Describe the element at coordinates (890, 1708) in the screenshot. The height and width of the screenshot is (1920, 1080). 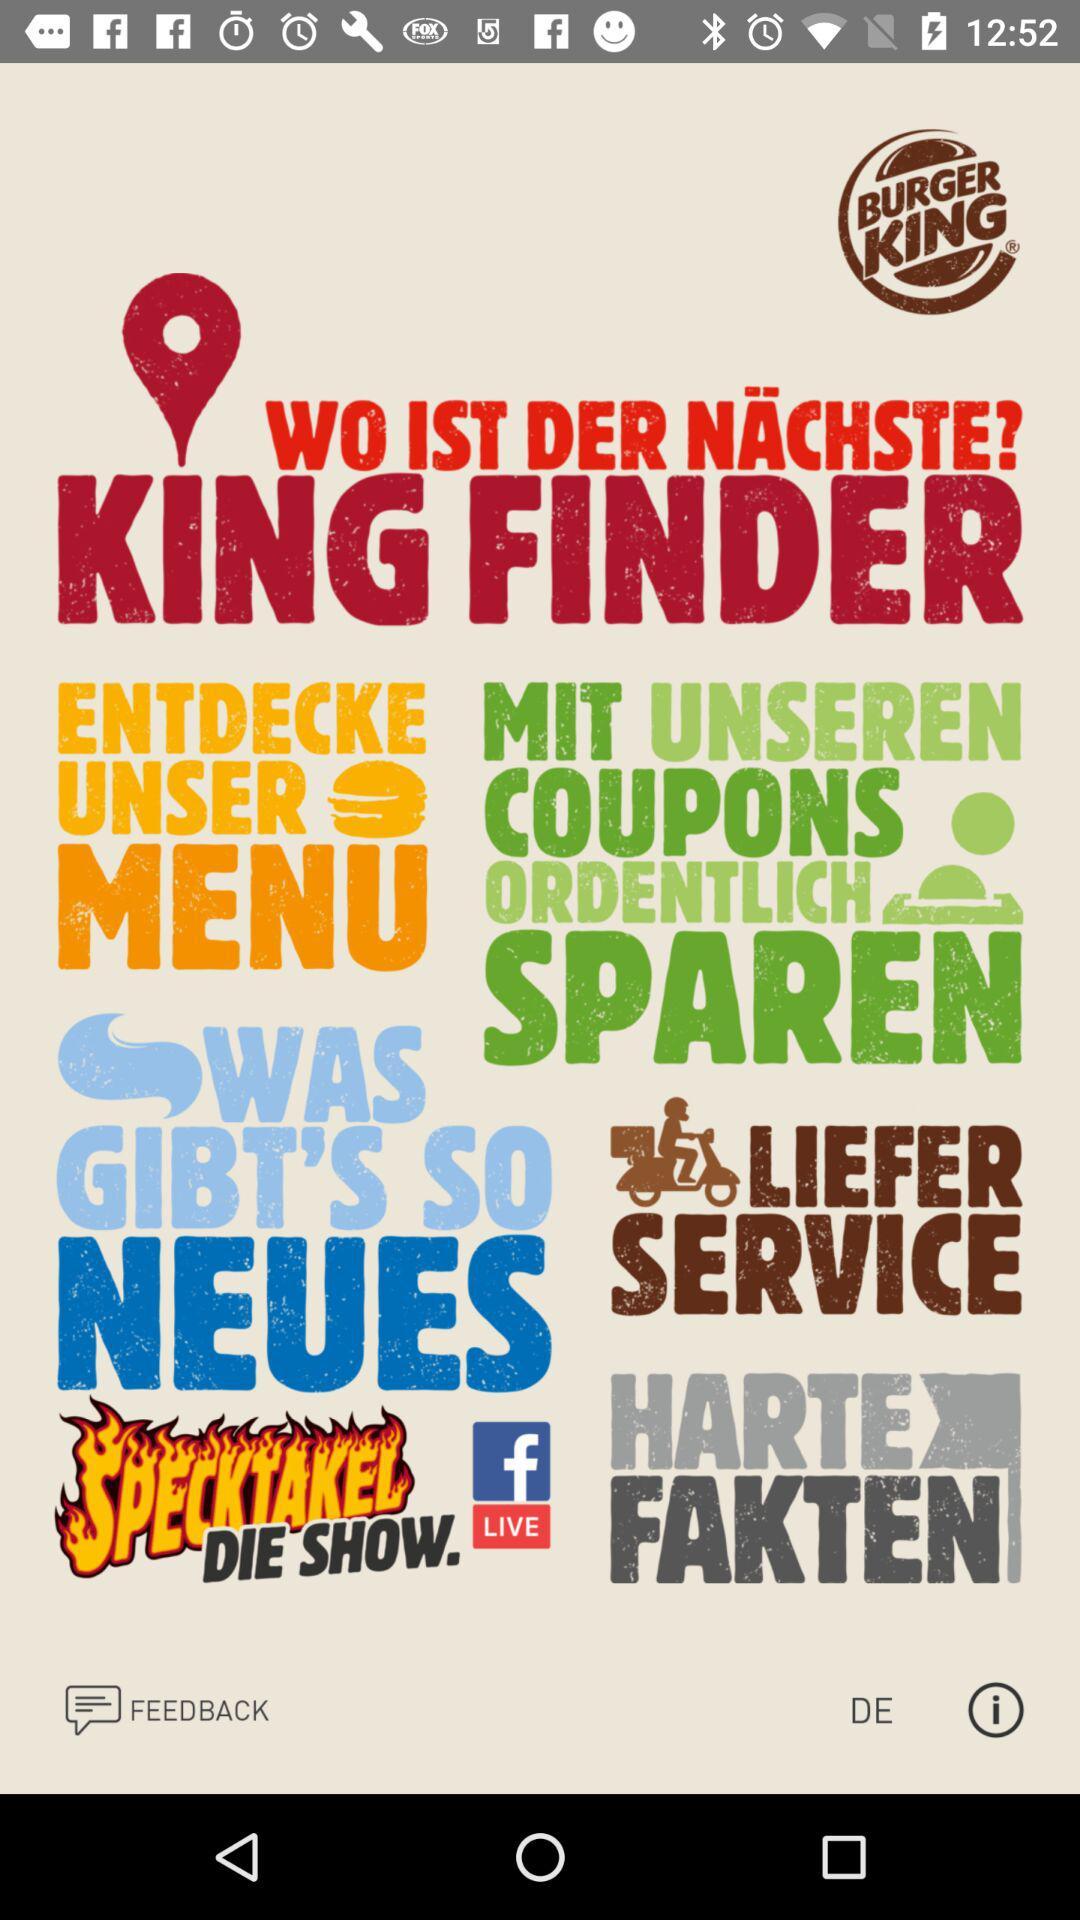
I see `language` at that location.